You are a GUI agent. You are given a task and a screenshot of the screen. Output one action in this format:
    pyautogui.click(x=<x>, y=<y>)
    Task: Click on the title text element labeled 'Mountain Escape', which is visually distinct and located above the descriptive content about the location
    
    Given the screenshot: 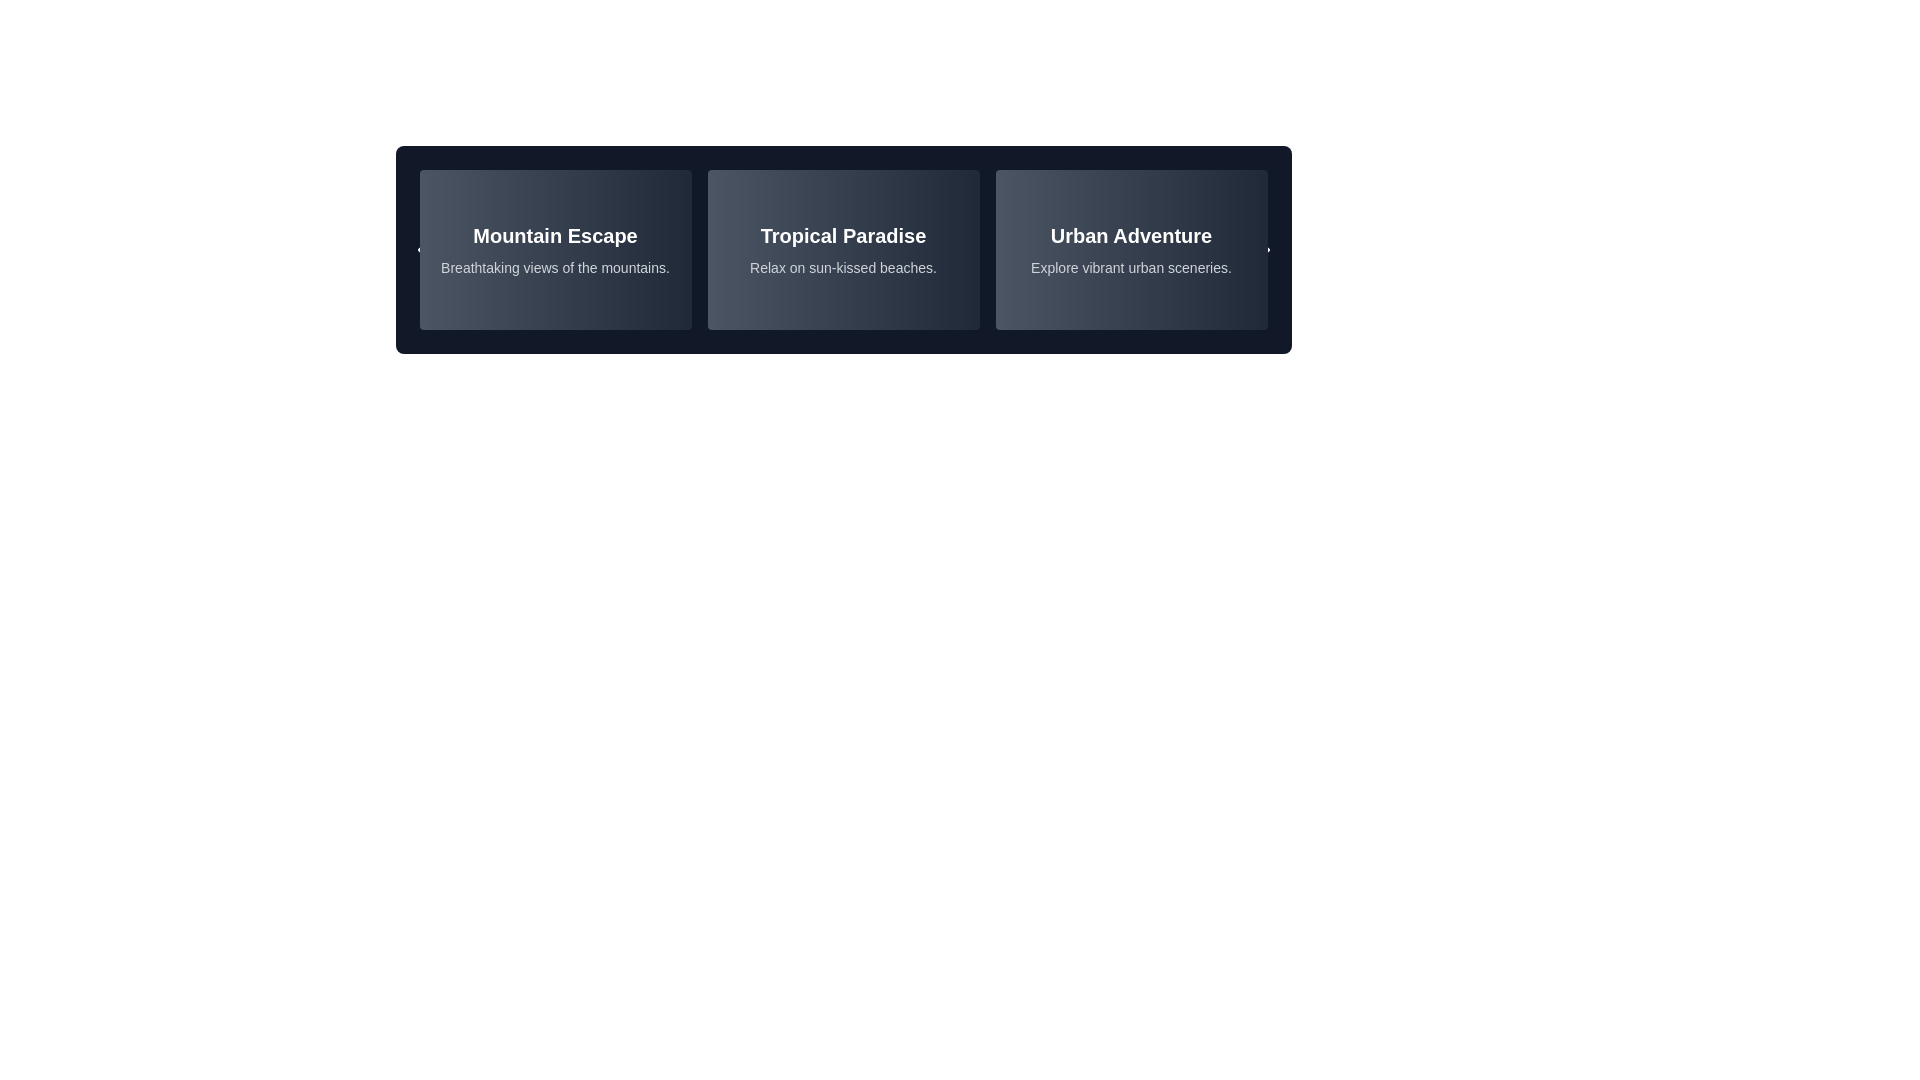 What is the action you would take?
    pyautogui.click(x=555, y=234)
    